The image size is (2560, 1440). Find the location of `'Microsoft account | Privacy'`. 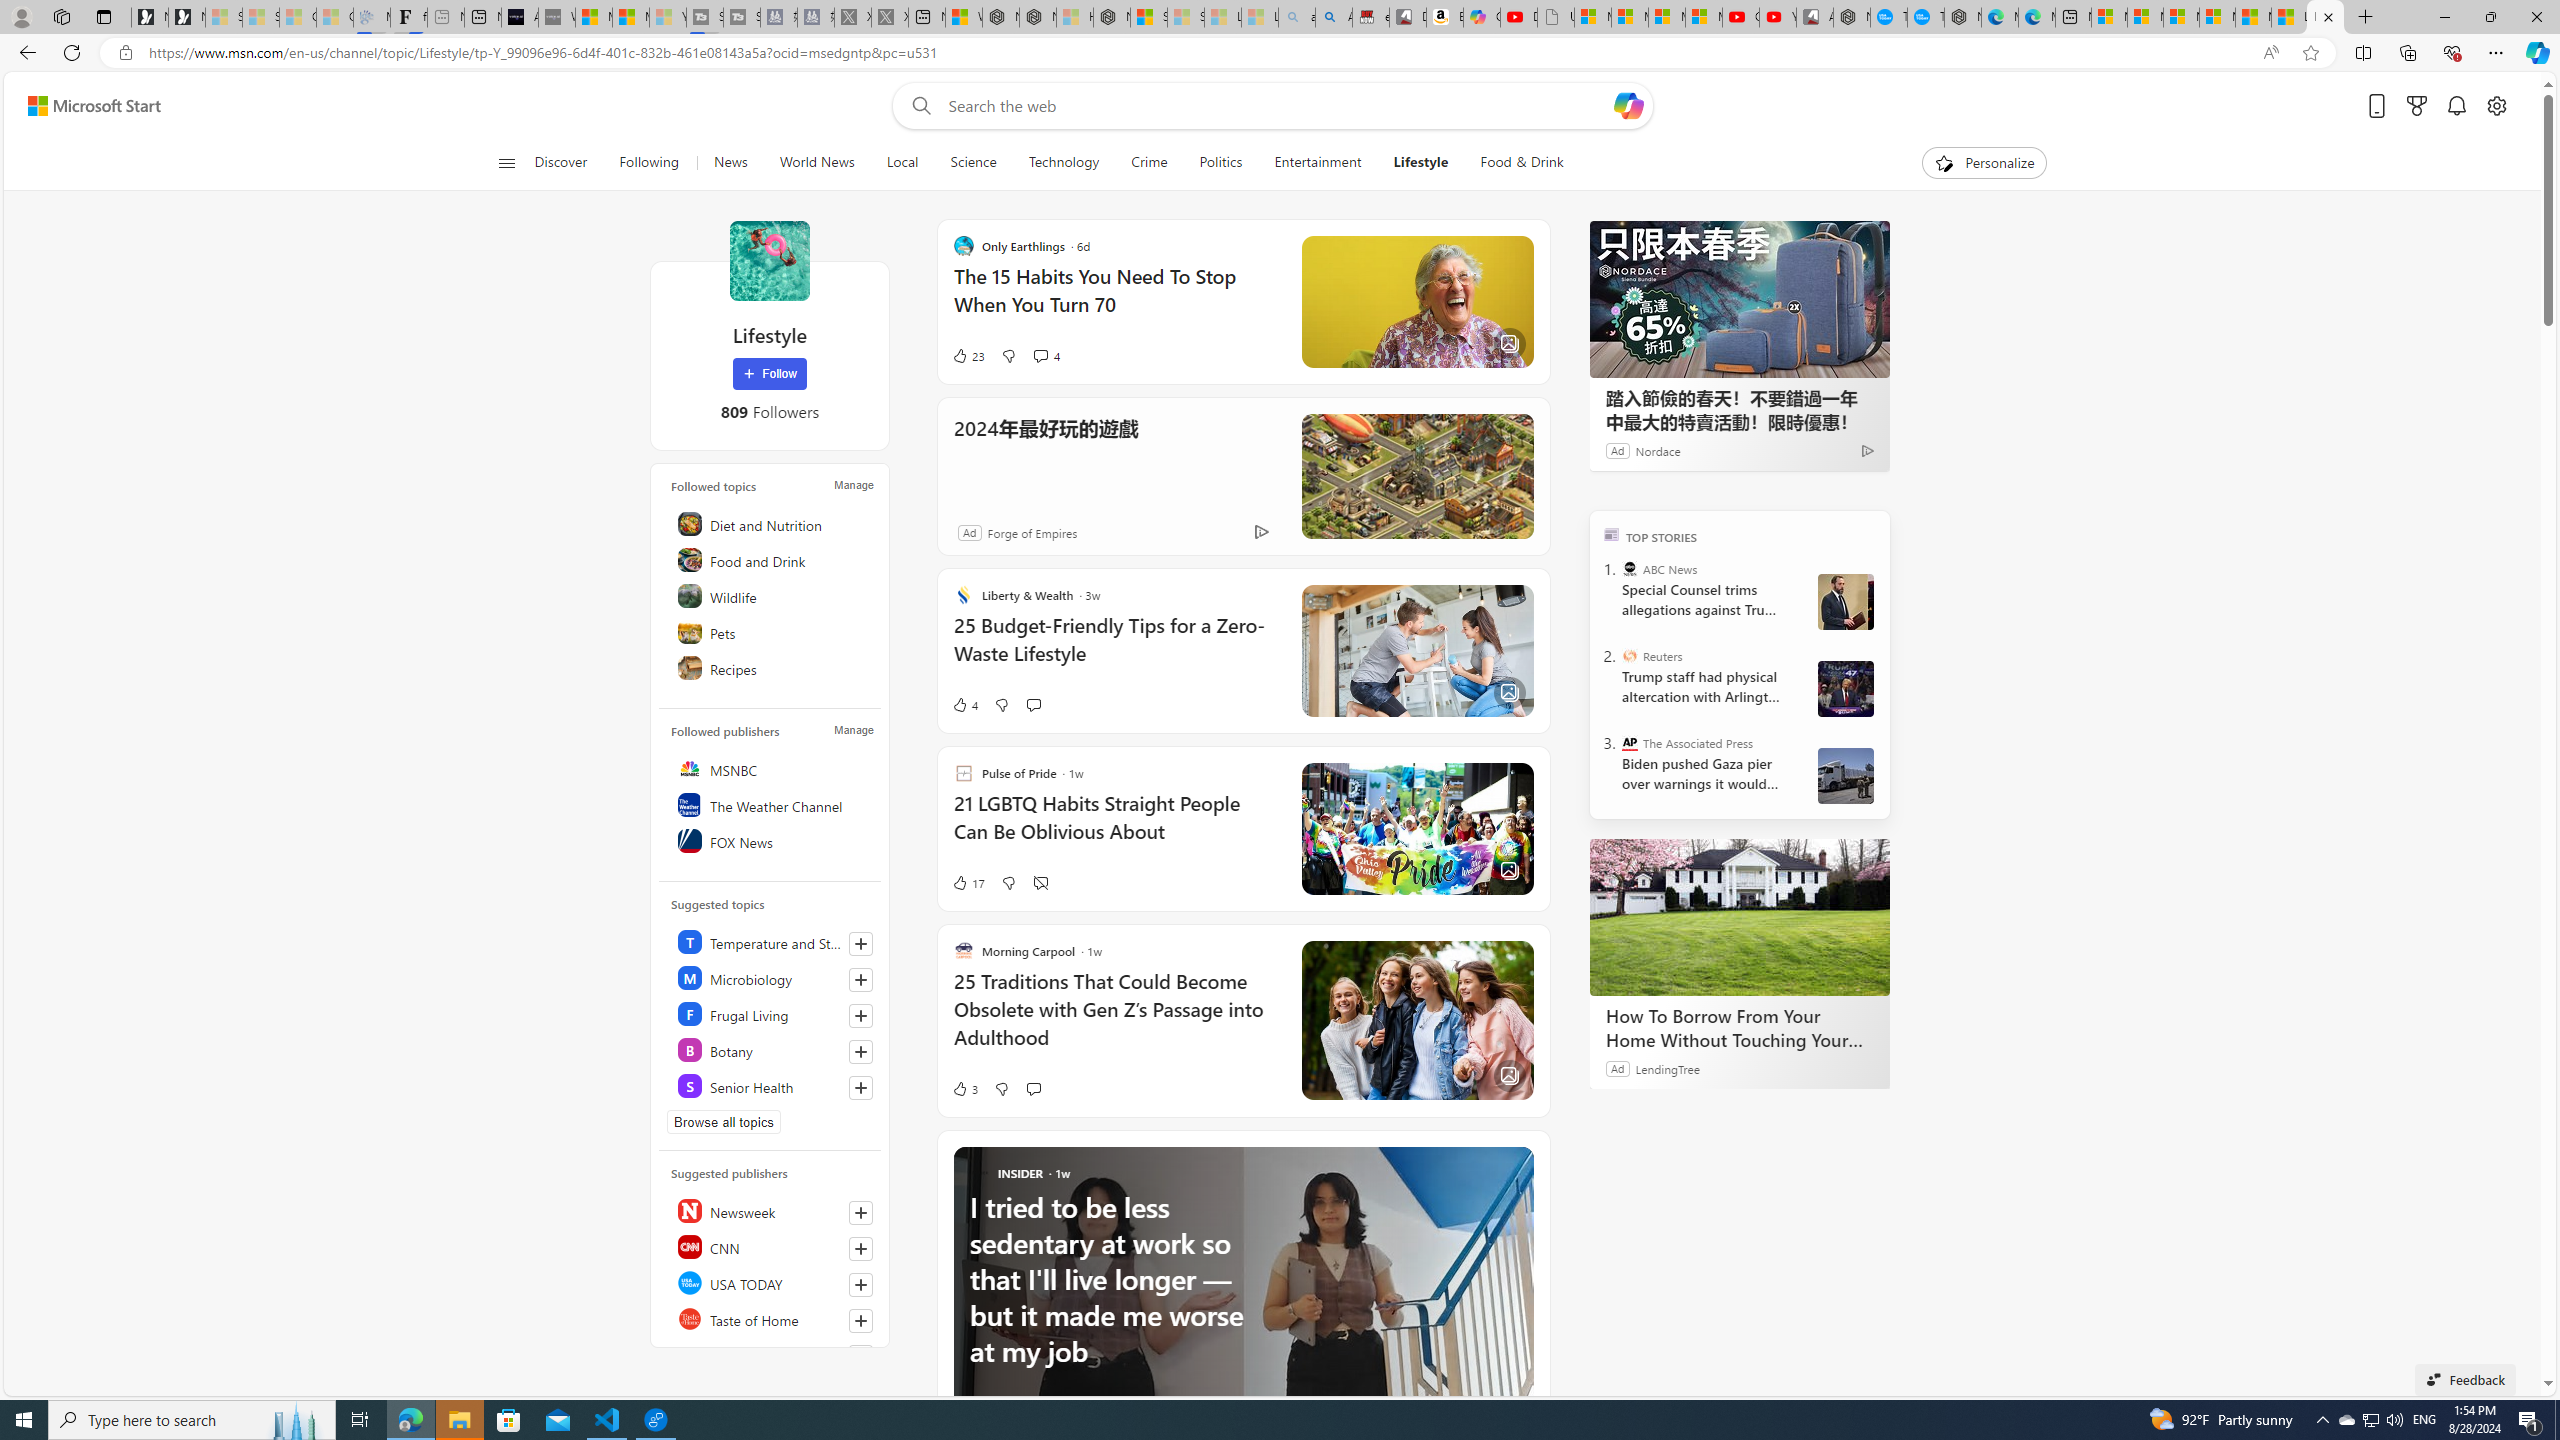

'Microsoft account | Privacy' is located at coordinates (2217, 16).